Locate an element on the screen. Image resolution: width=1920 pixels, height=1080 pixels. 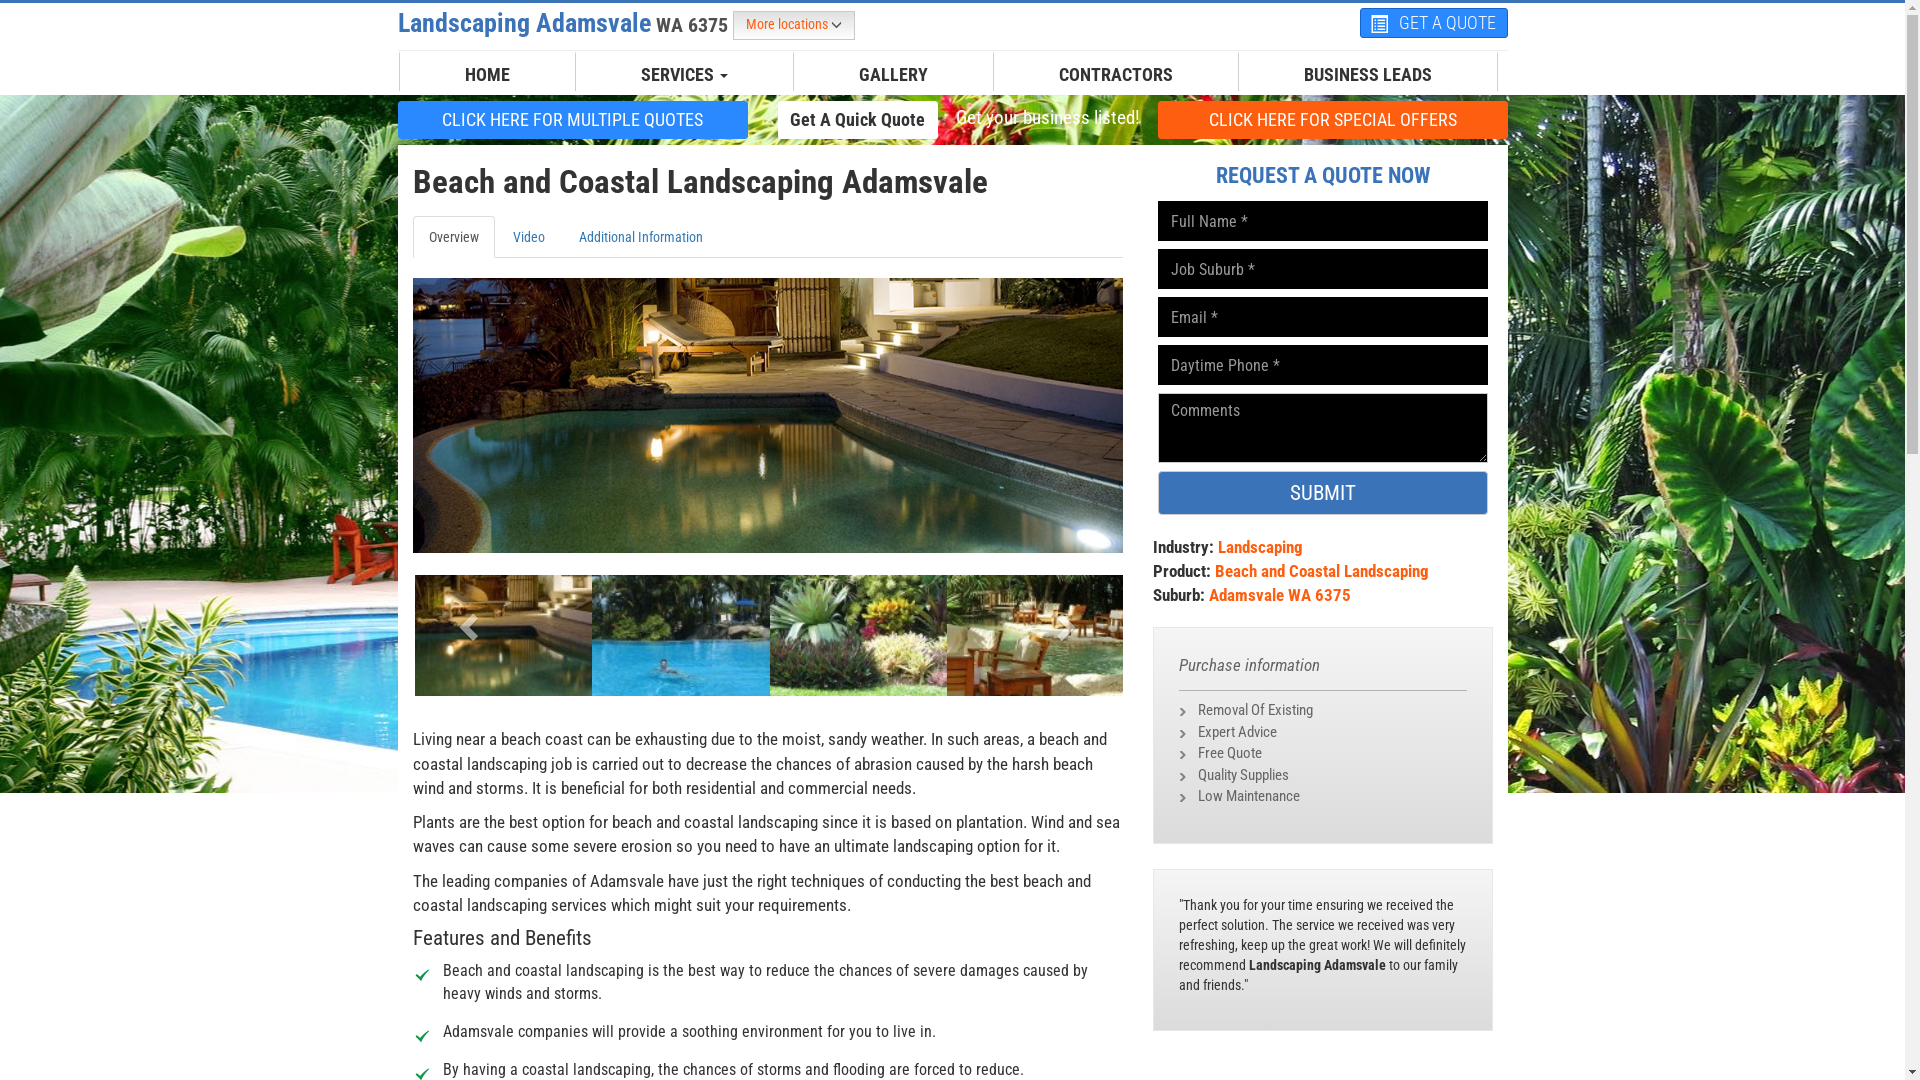
'BUSINESS LEADS' is located at coordinates (1287, 73).